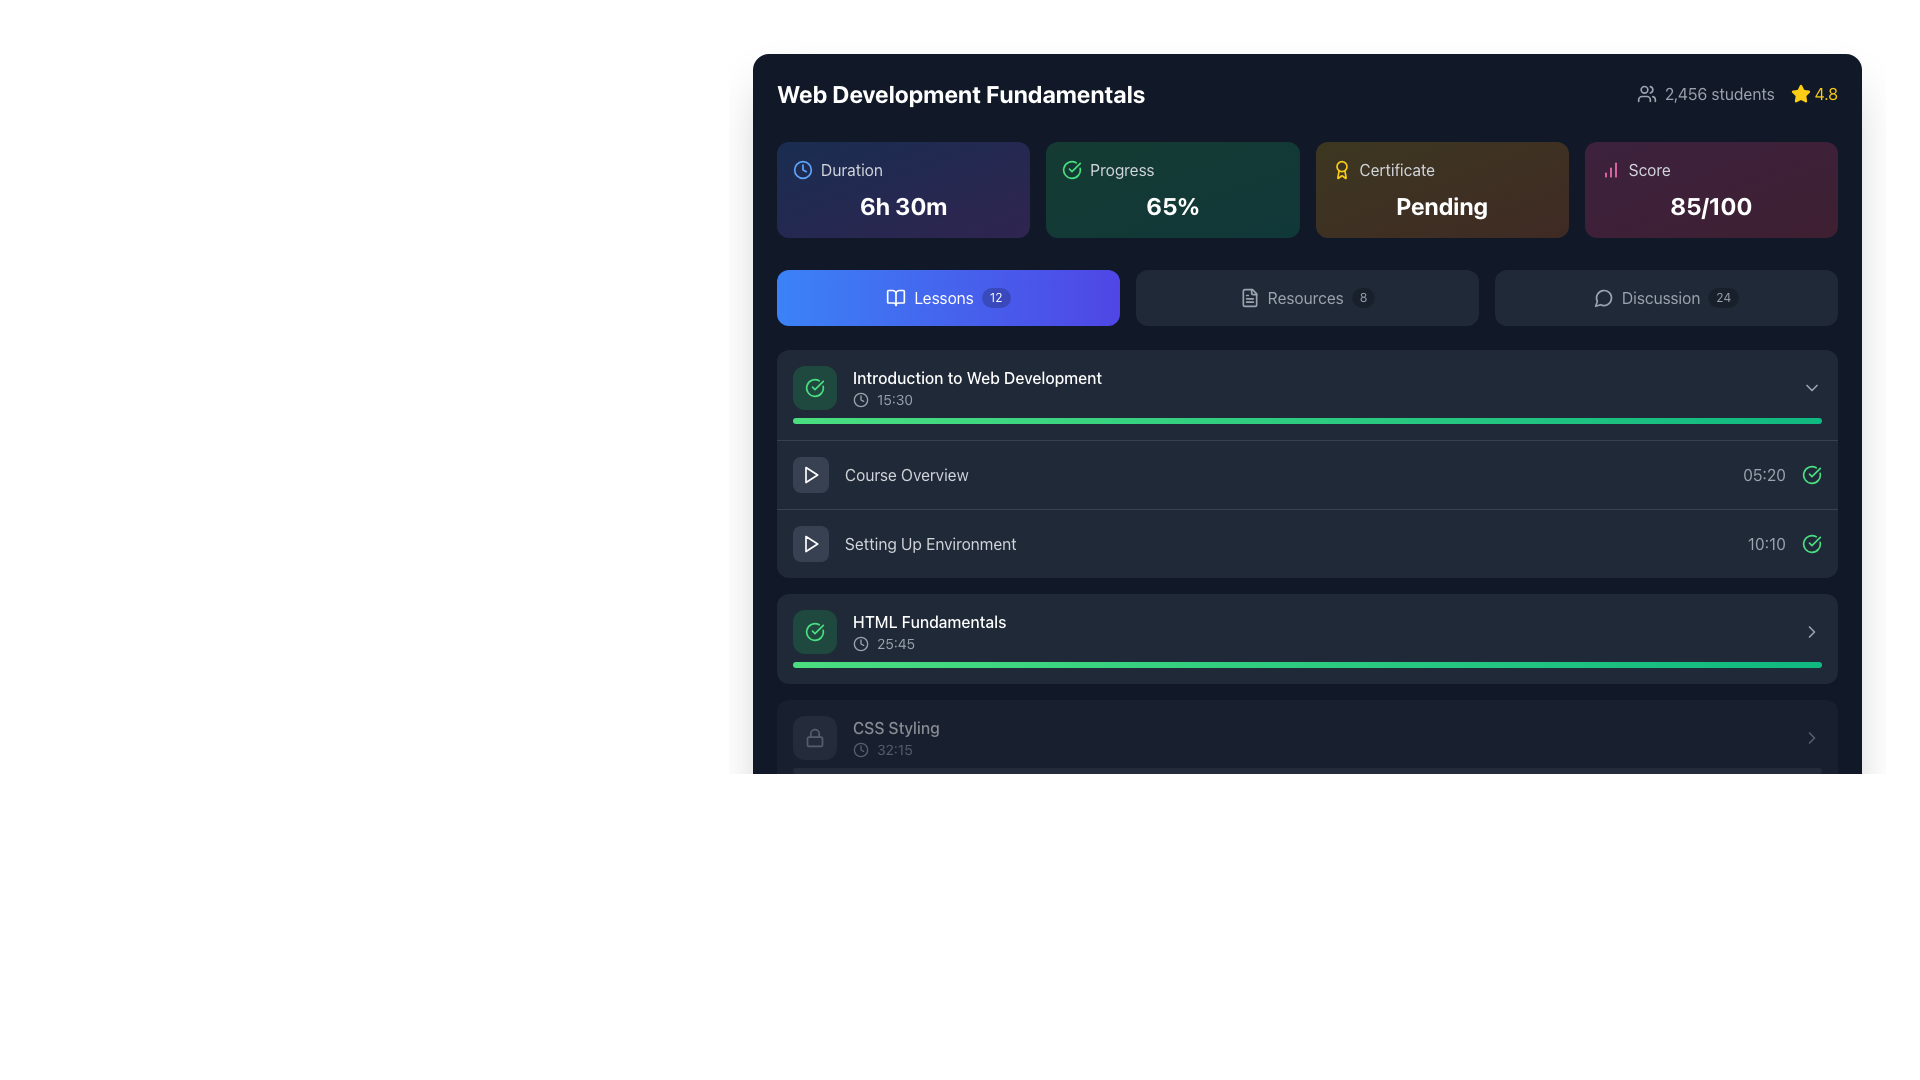  I want to click on the 'Discussion' button with a chat bubble icon and a badge displaying '24', so click(1666, 297).